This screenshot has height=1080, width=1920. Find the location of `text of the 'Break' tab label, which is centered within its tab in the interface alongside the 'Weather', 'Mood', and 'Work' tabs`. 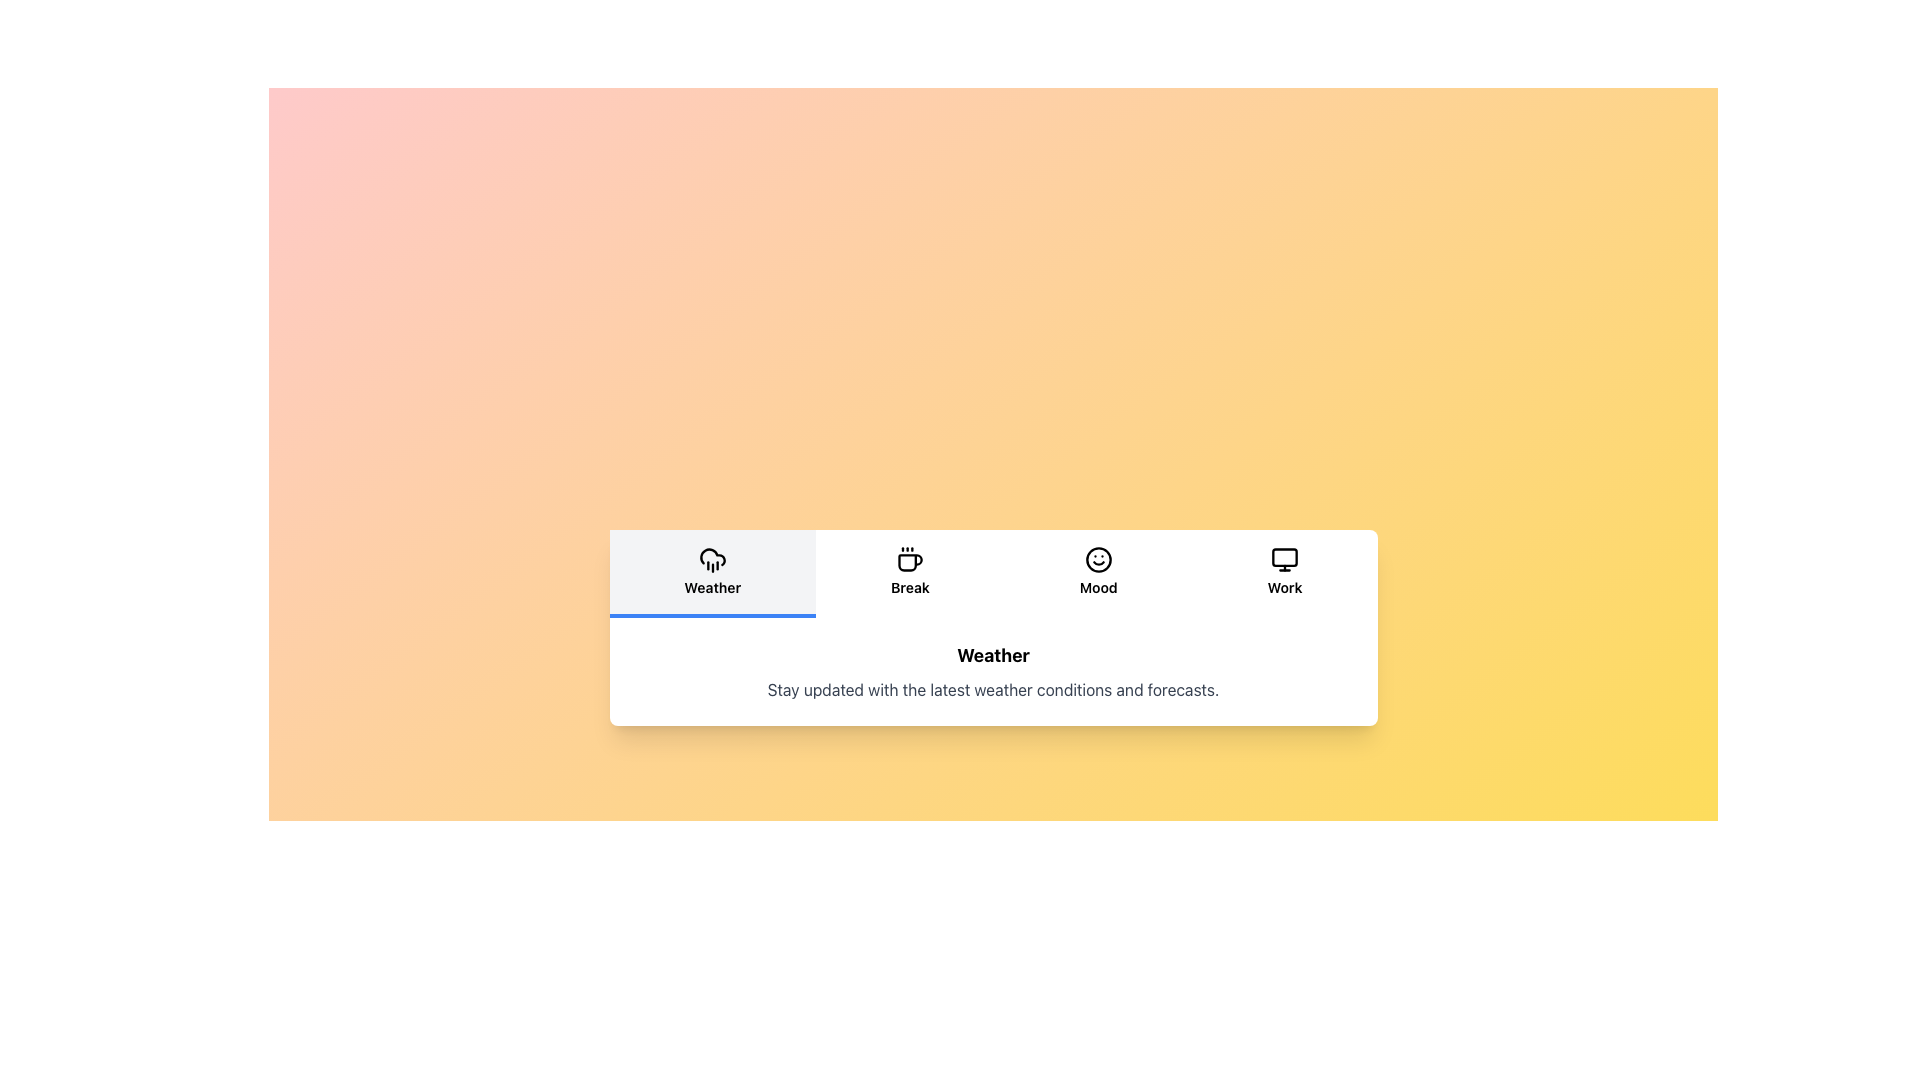

text of the 'Break' tab label, which is centered within its tab in the interface alongside the 'Weather', 'Mood', and 'Work' tabs is located at coordinates (909, 586).